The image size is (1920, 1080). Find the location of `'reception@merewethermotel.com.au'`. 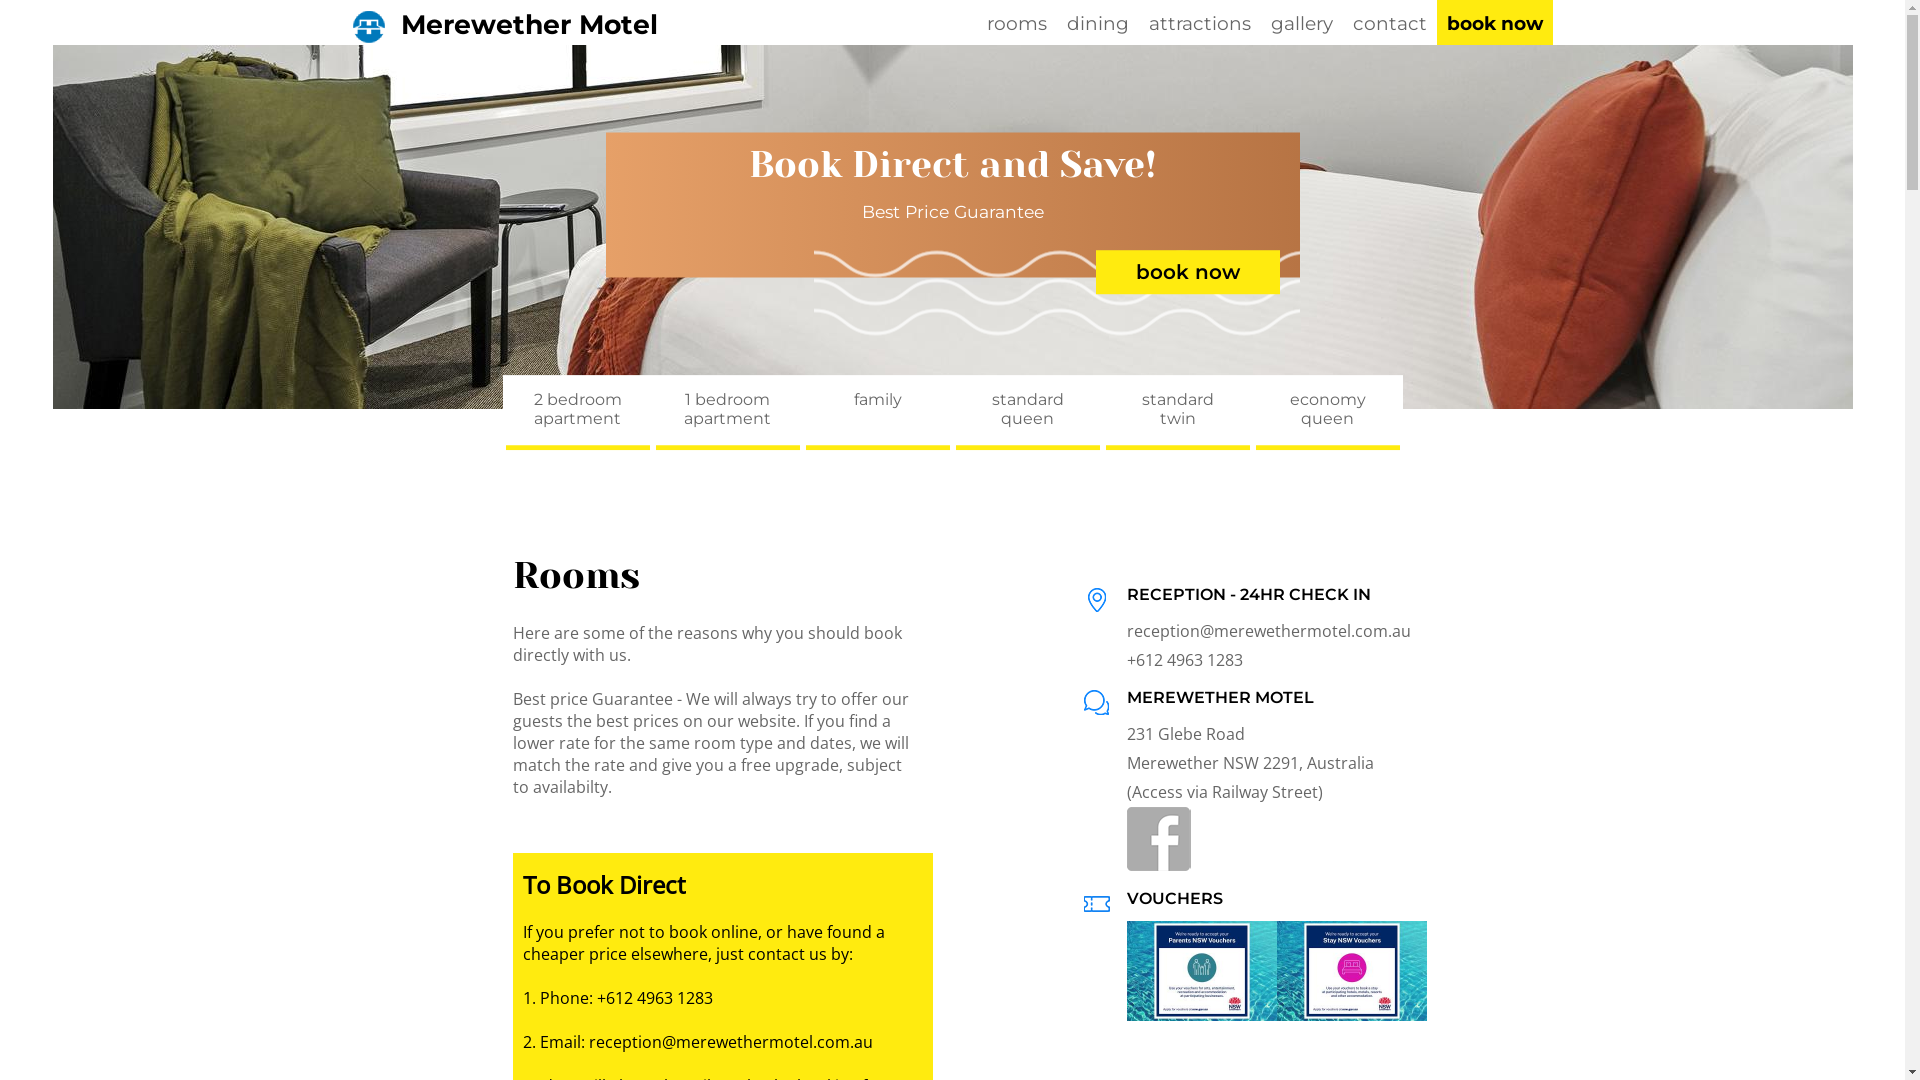

'reception@merewethermotel.com.au' is located at coordinates (1266, 631).